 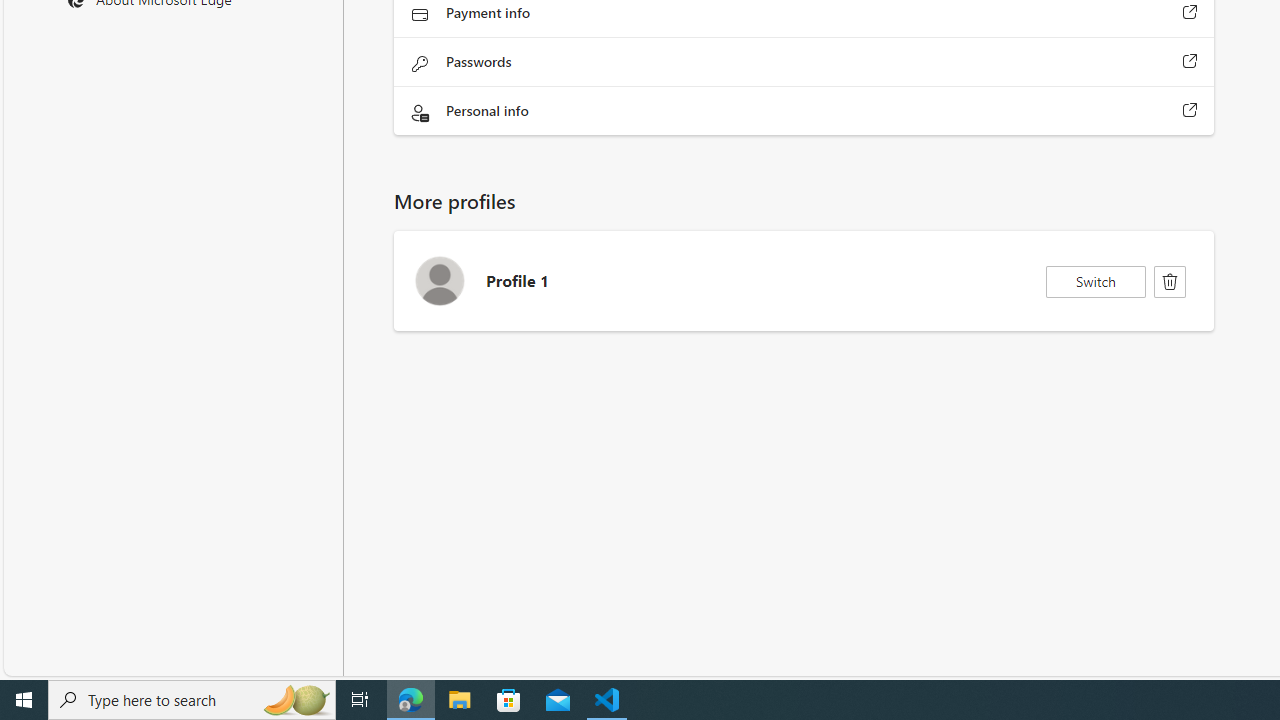 I want to click on 'Switch', so click(x=1095, y=281).